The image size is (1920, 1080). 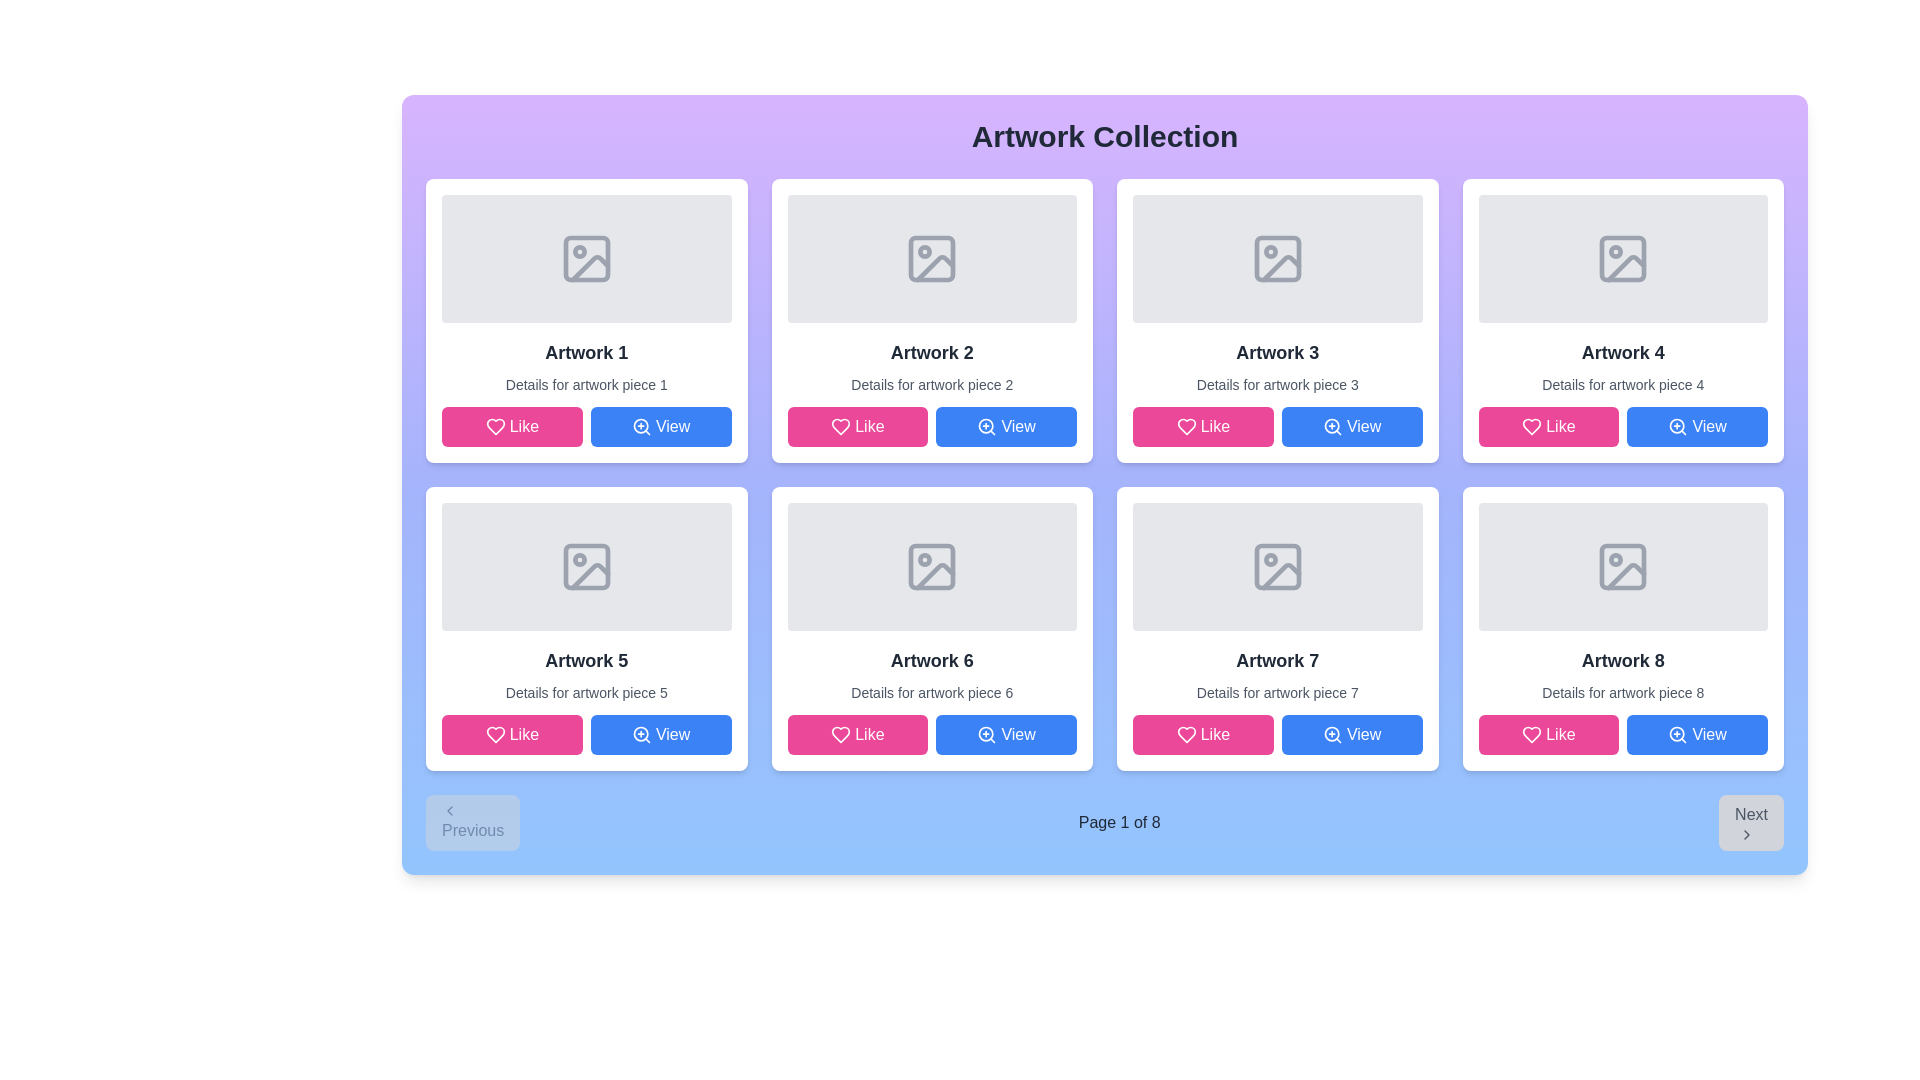 What do you see at coordinates (661, 426) in the screenshot?
I see `the rectangular blue button with white text 'View' and a magnifying glass icon to observe its hover effects` at bounding box center [661, 426].